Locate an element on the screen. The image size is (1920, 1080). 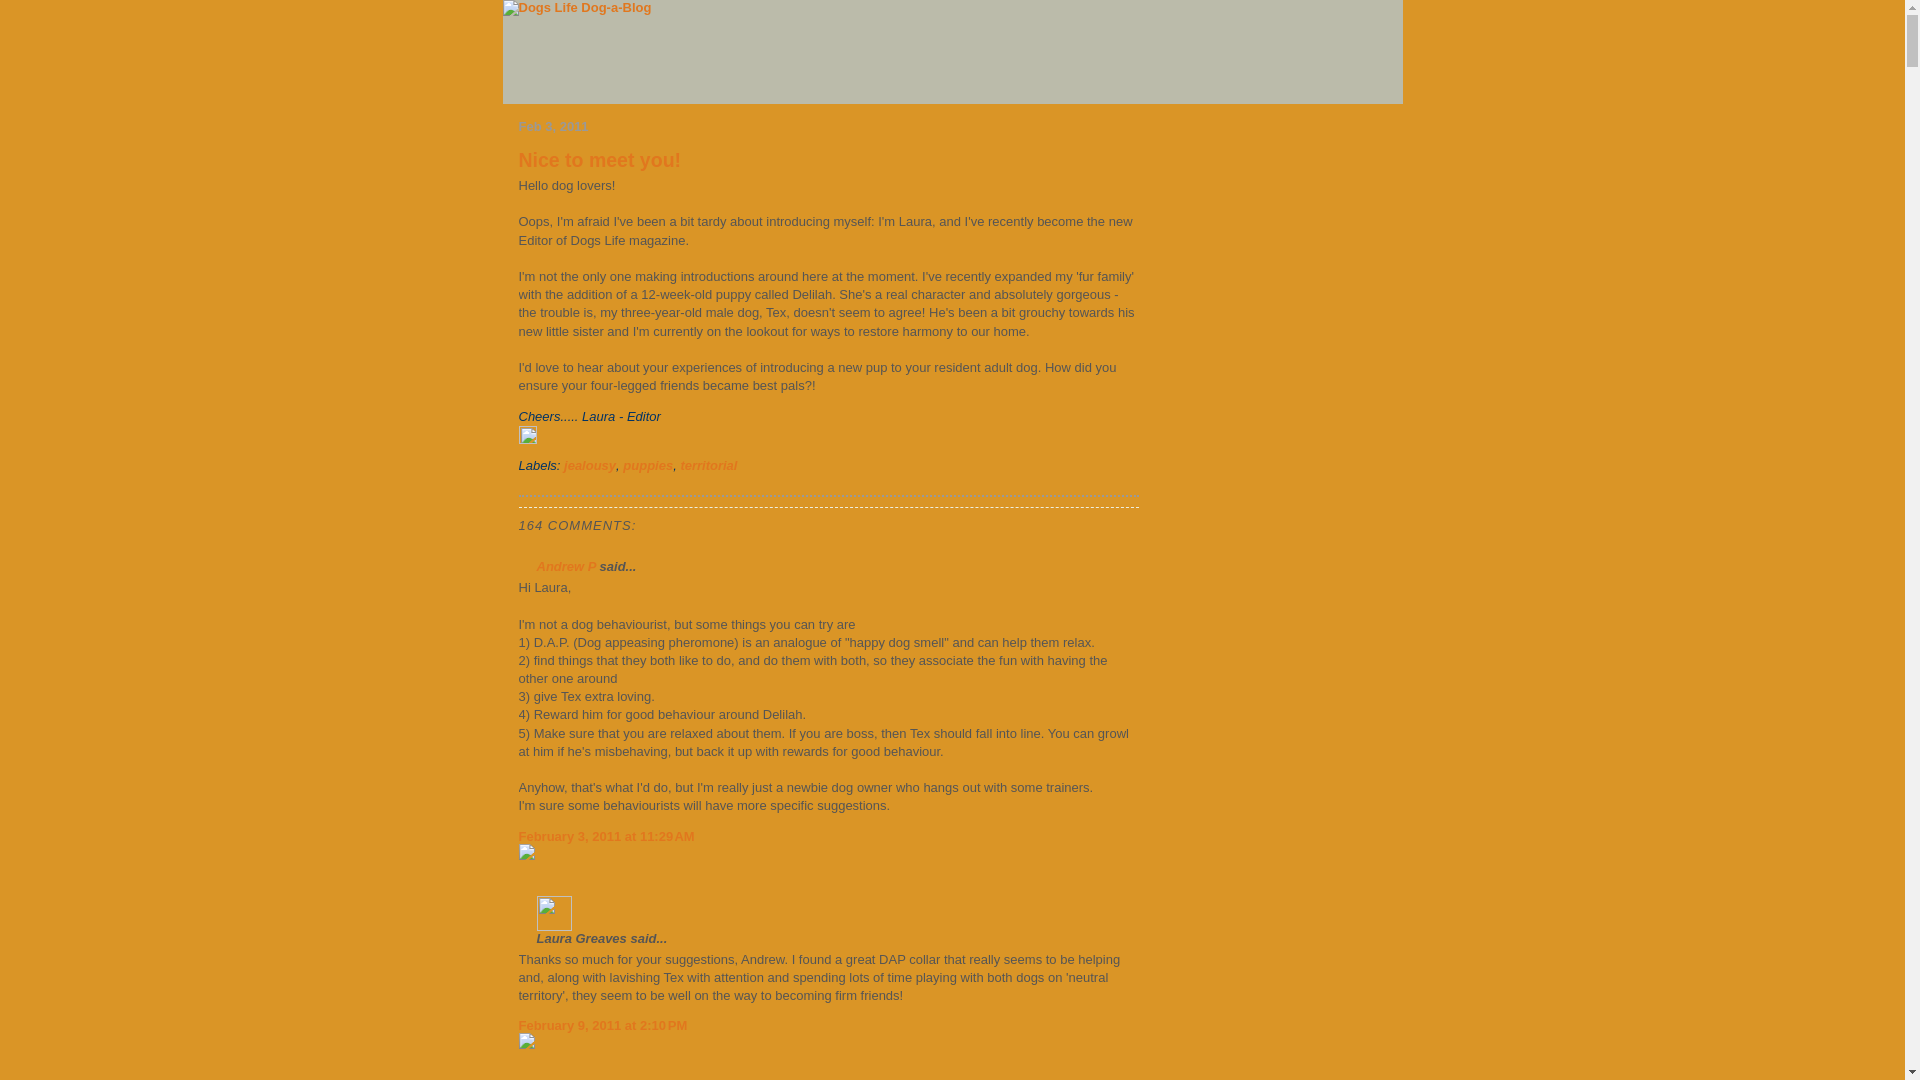
'Laura Greaves' is located at coordinates (553, 913).